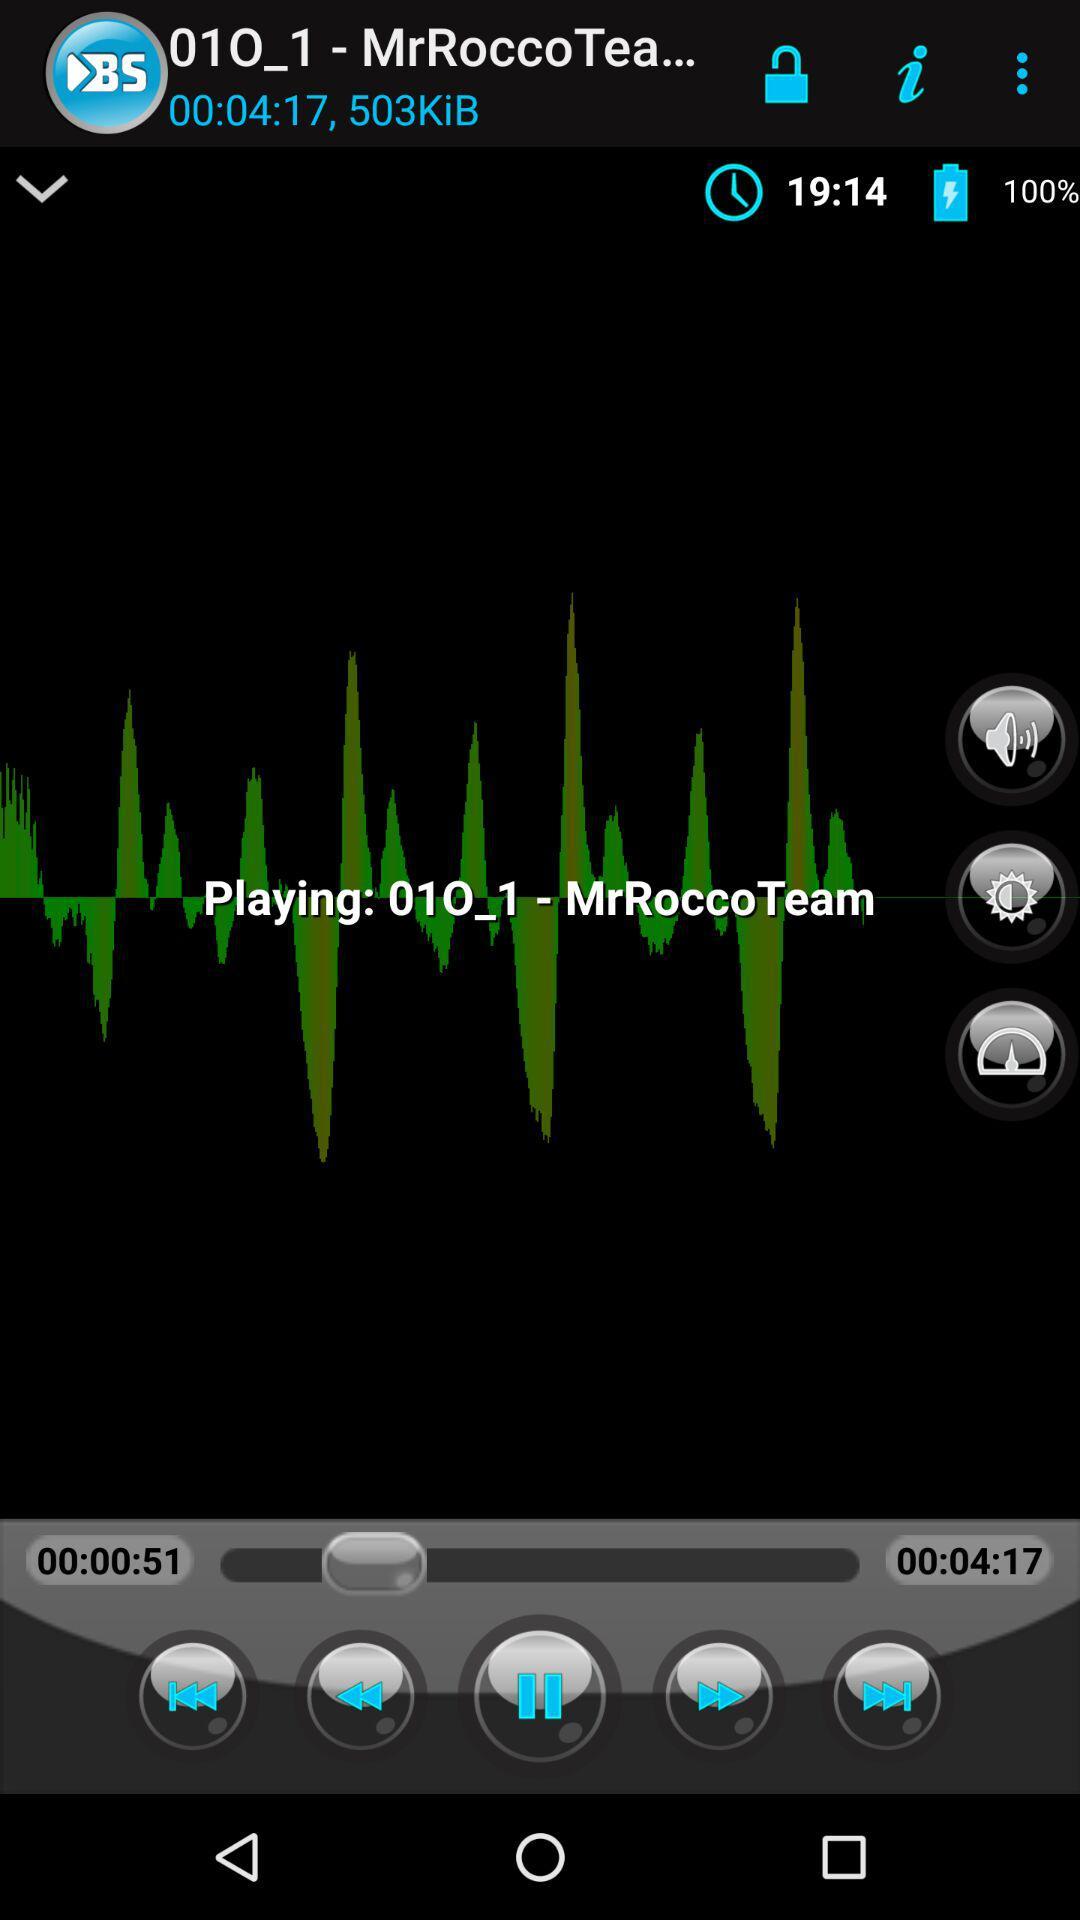 Image resolution: width=1080 pixels, height=1920 pixels. Describe the element at coordinates (718, 1695) in the screenshot. I see `fast forward the track` at that location.